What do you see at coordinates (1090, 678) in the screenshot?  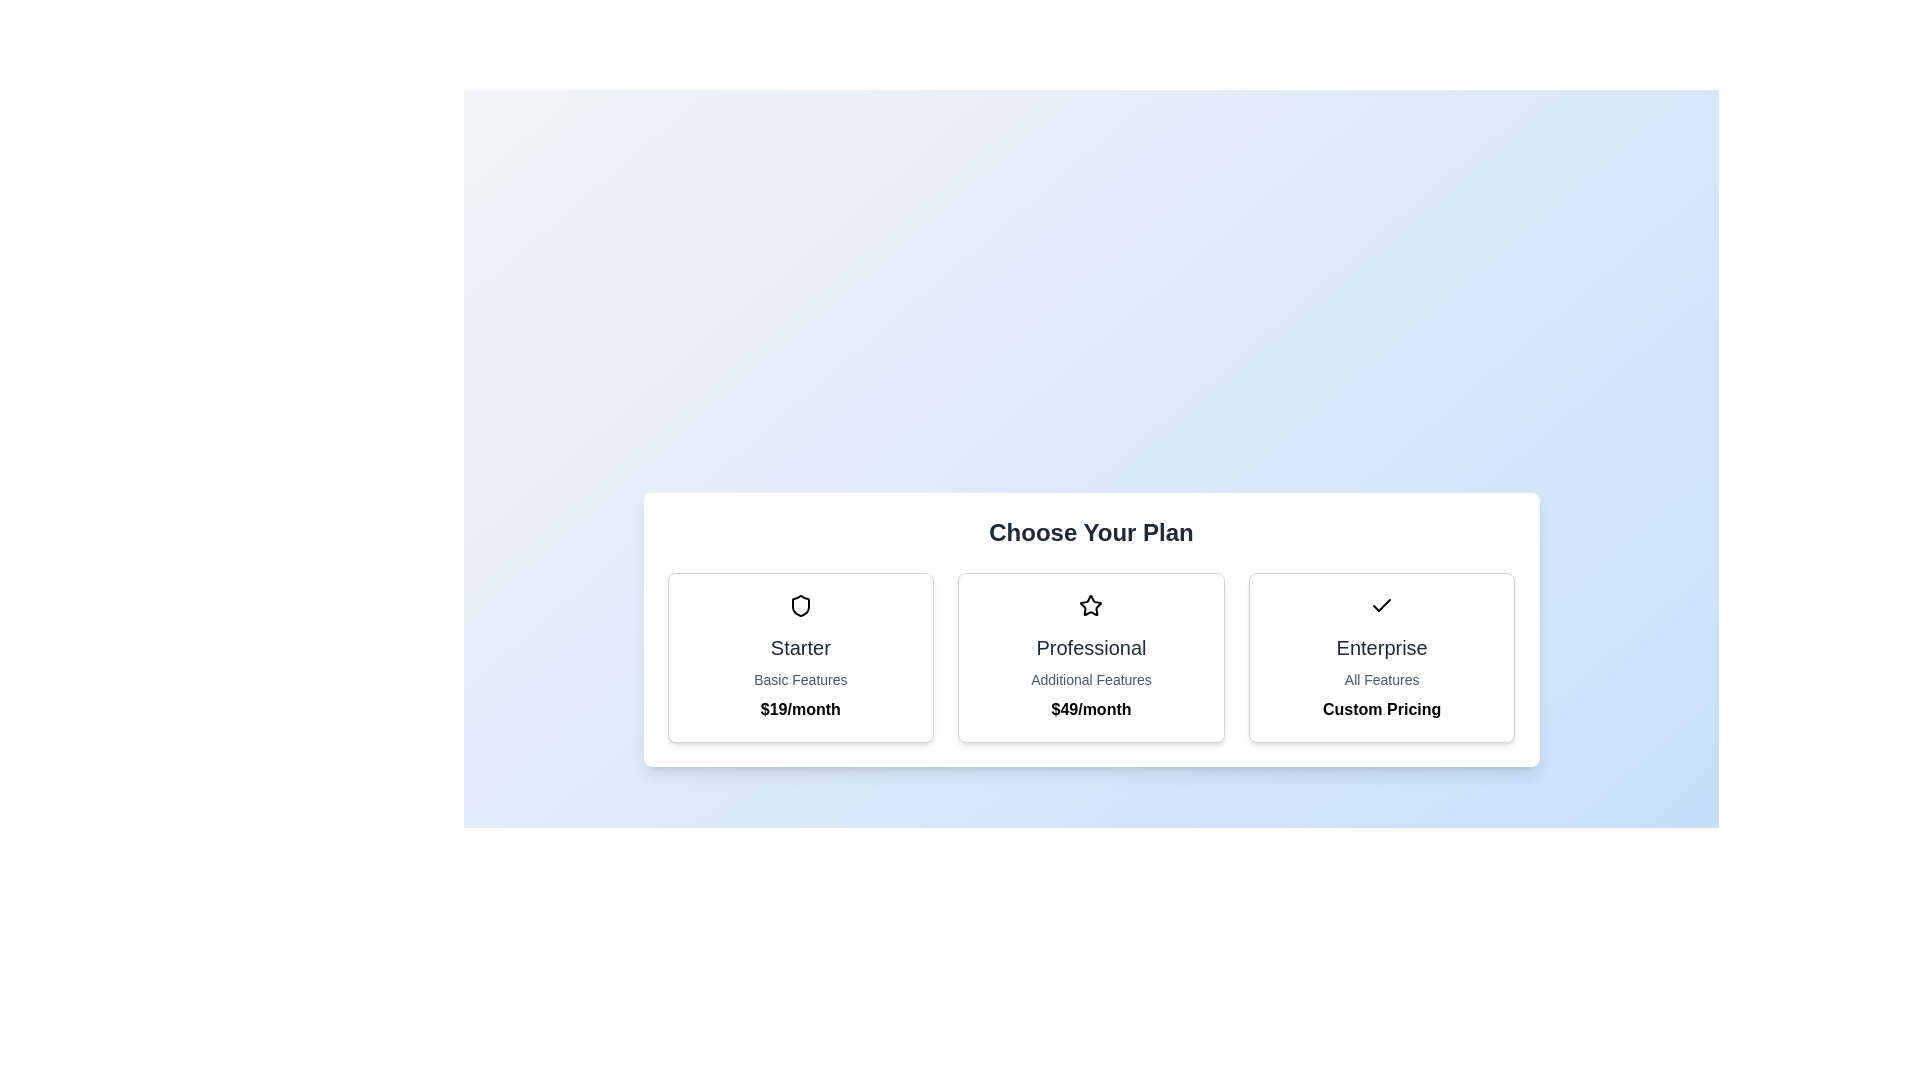 I see `the 'Additional Features' text label, which is styled in gray and positioned below the 'Professional' text and above the '$49/month' text within the 'Professional' plan card` at bounding box center [1090, 678].